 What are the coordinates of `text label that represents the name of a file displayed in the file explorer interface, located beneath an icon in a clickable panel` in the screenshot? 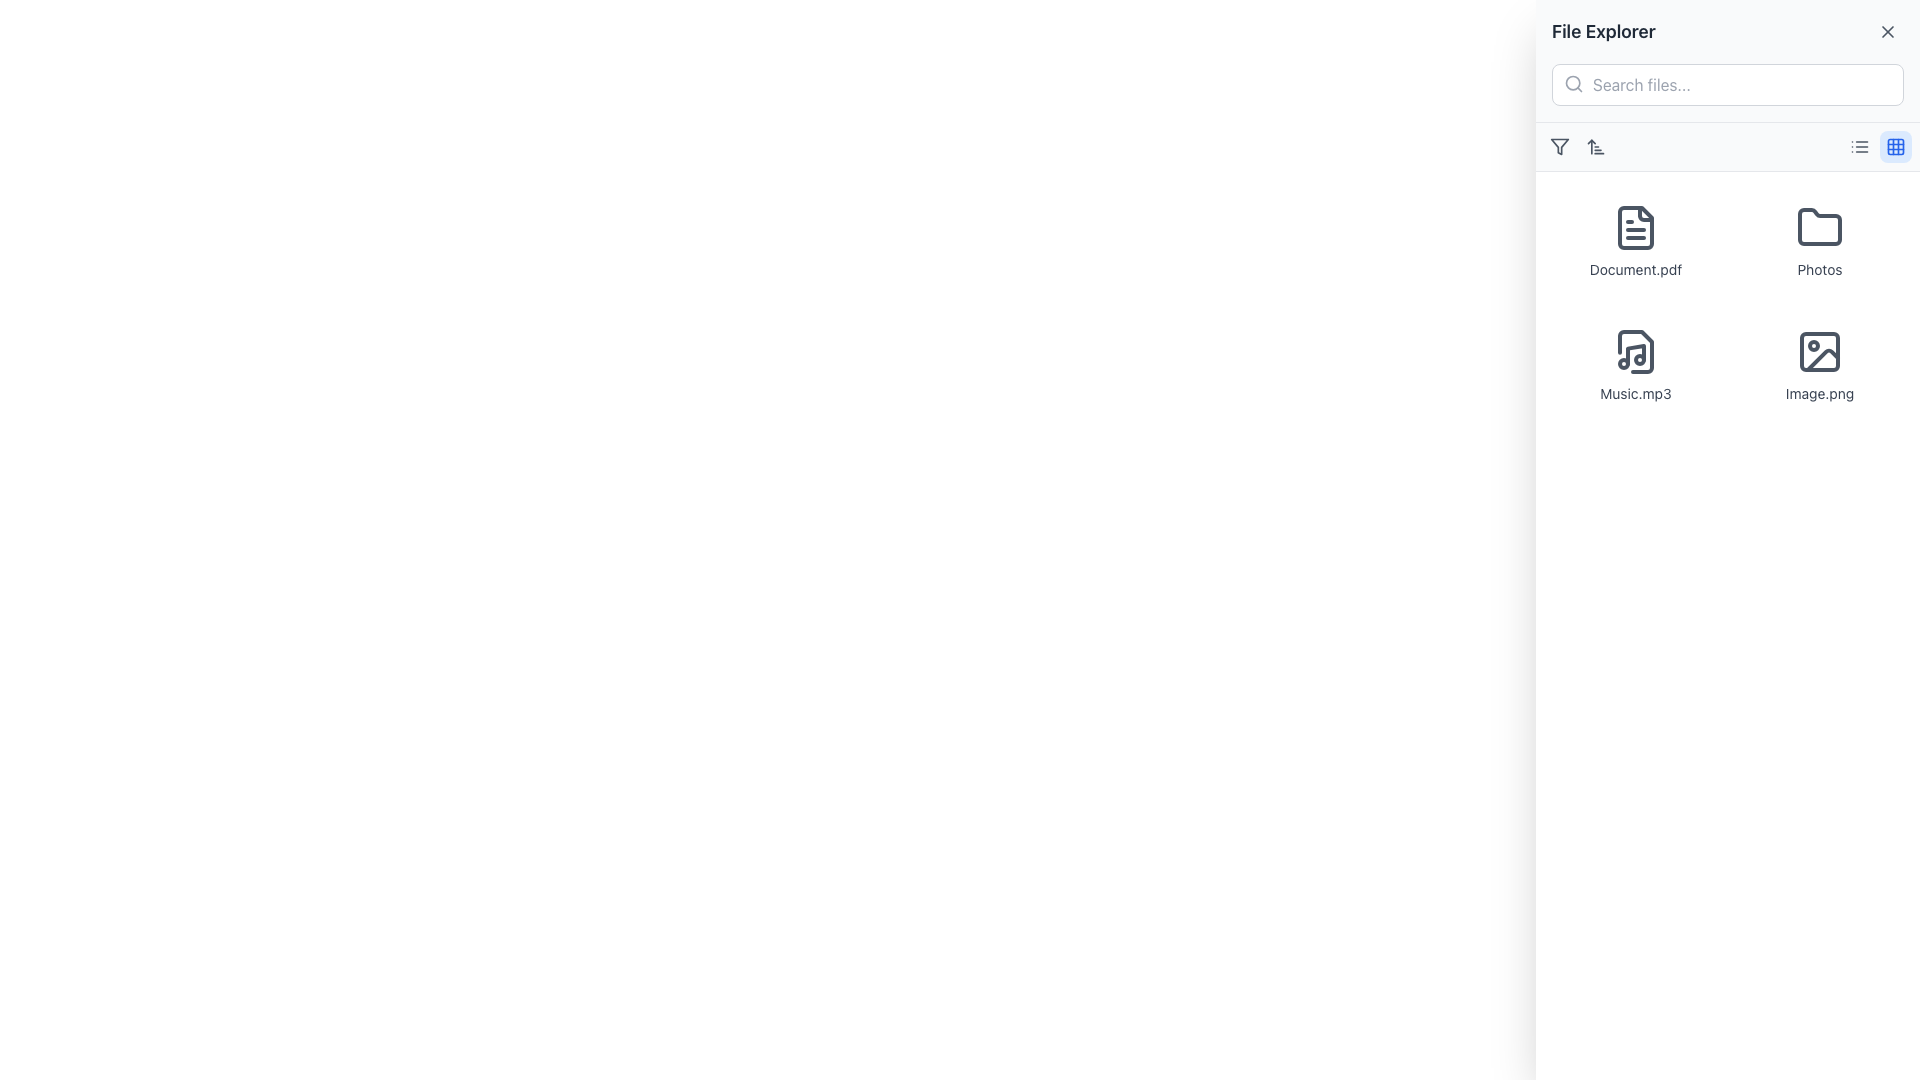 It's located at (1819, 393).